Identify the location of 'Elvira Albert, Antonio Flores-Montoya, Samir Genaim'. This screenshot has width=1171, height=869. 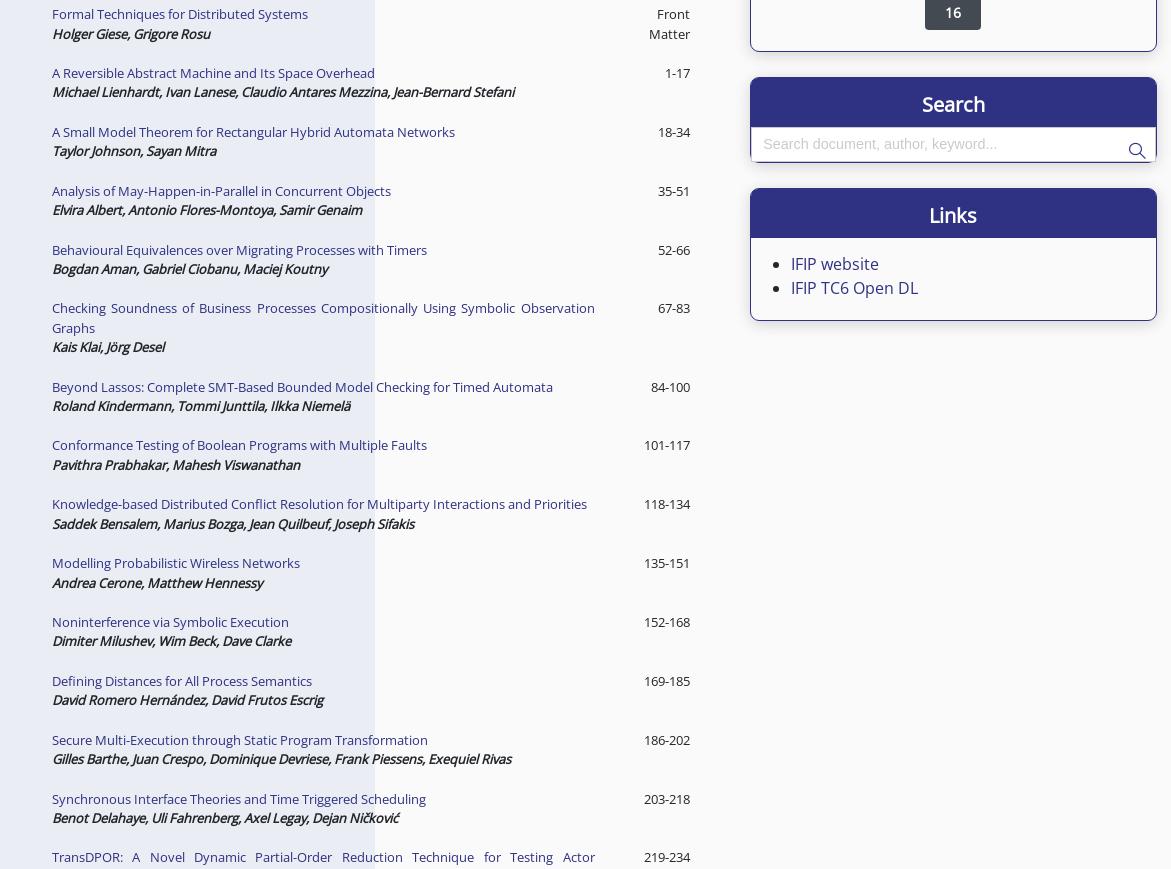
(204, 209).